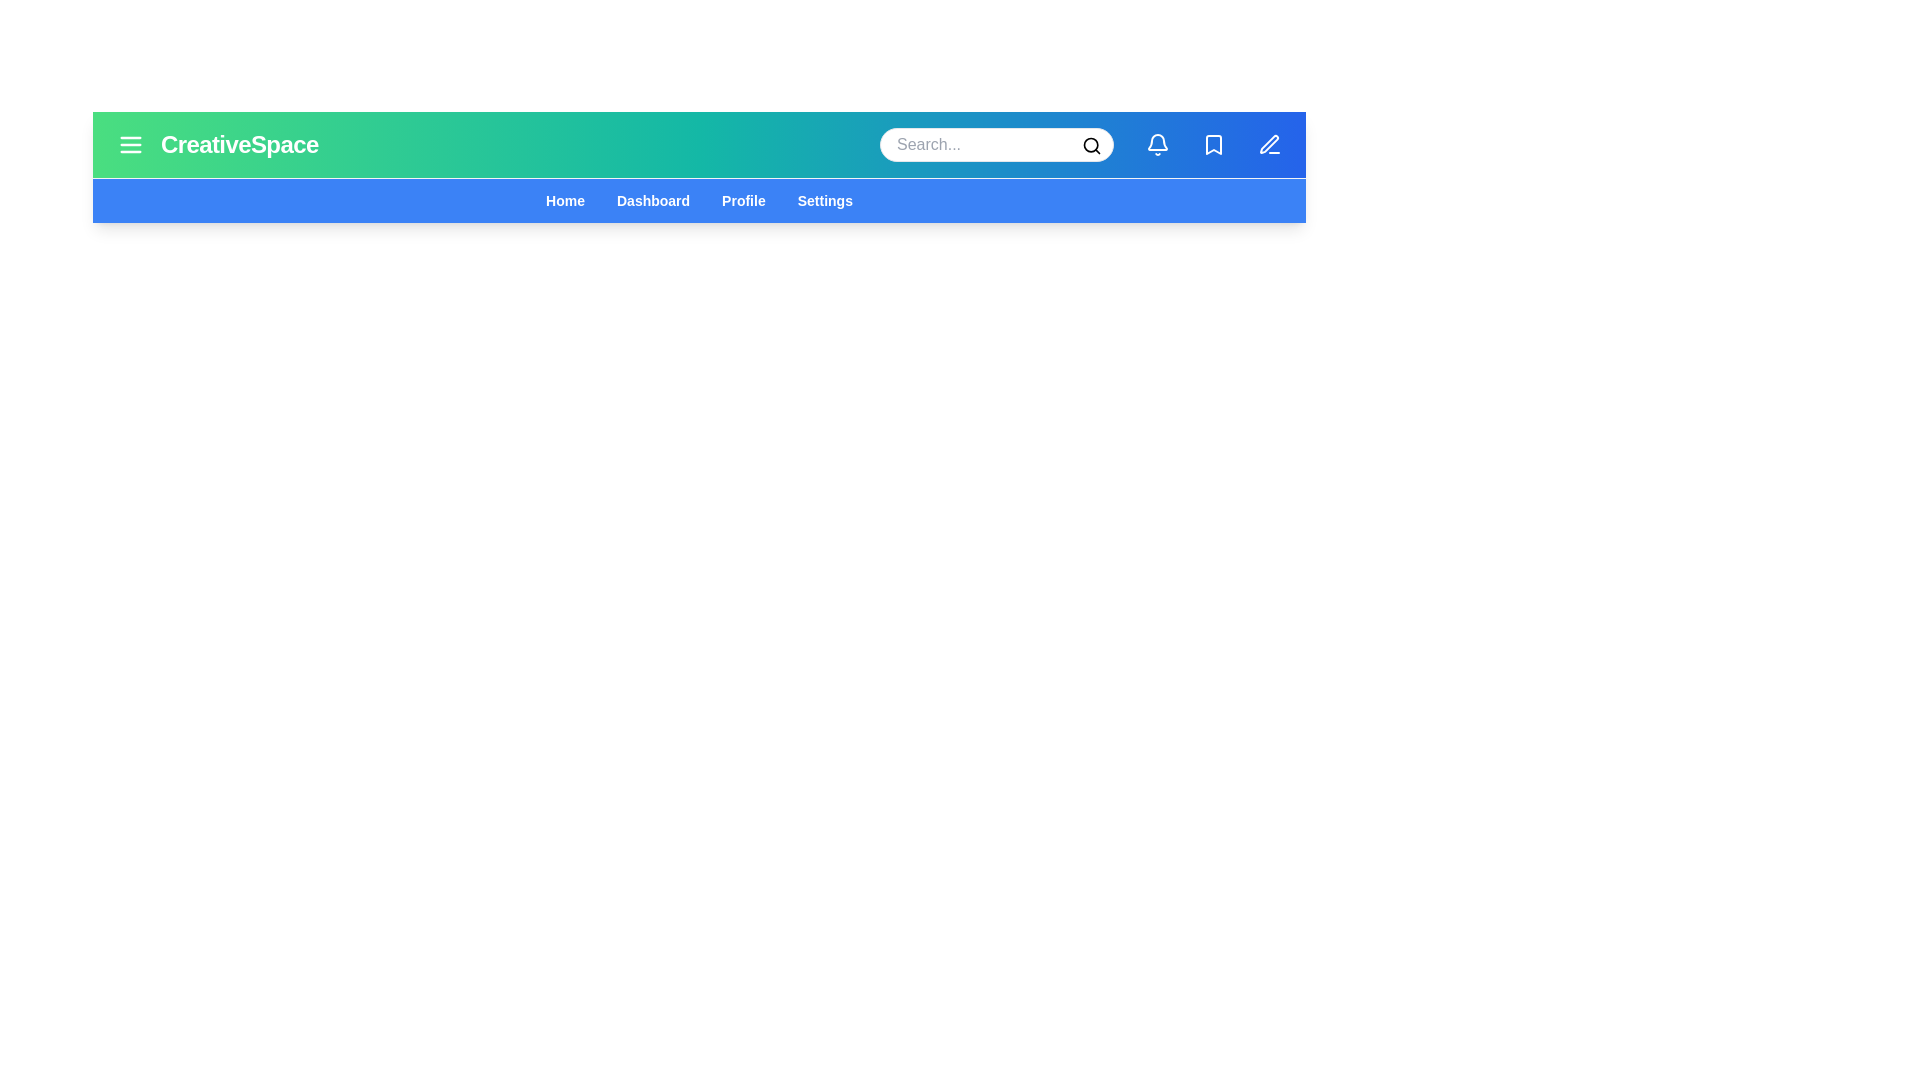 The height and width of the screenshot is (1080, 1920). I want to click on the edit icon to enter edit mode, so click(1269, 144).